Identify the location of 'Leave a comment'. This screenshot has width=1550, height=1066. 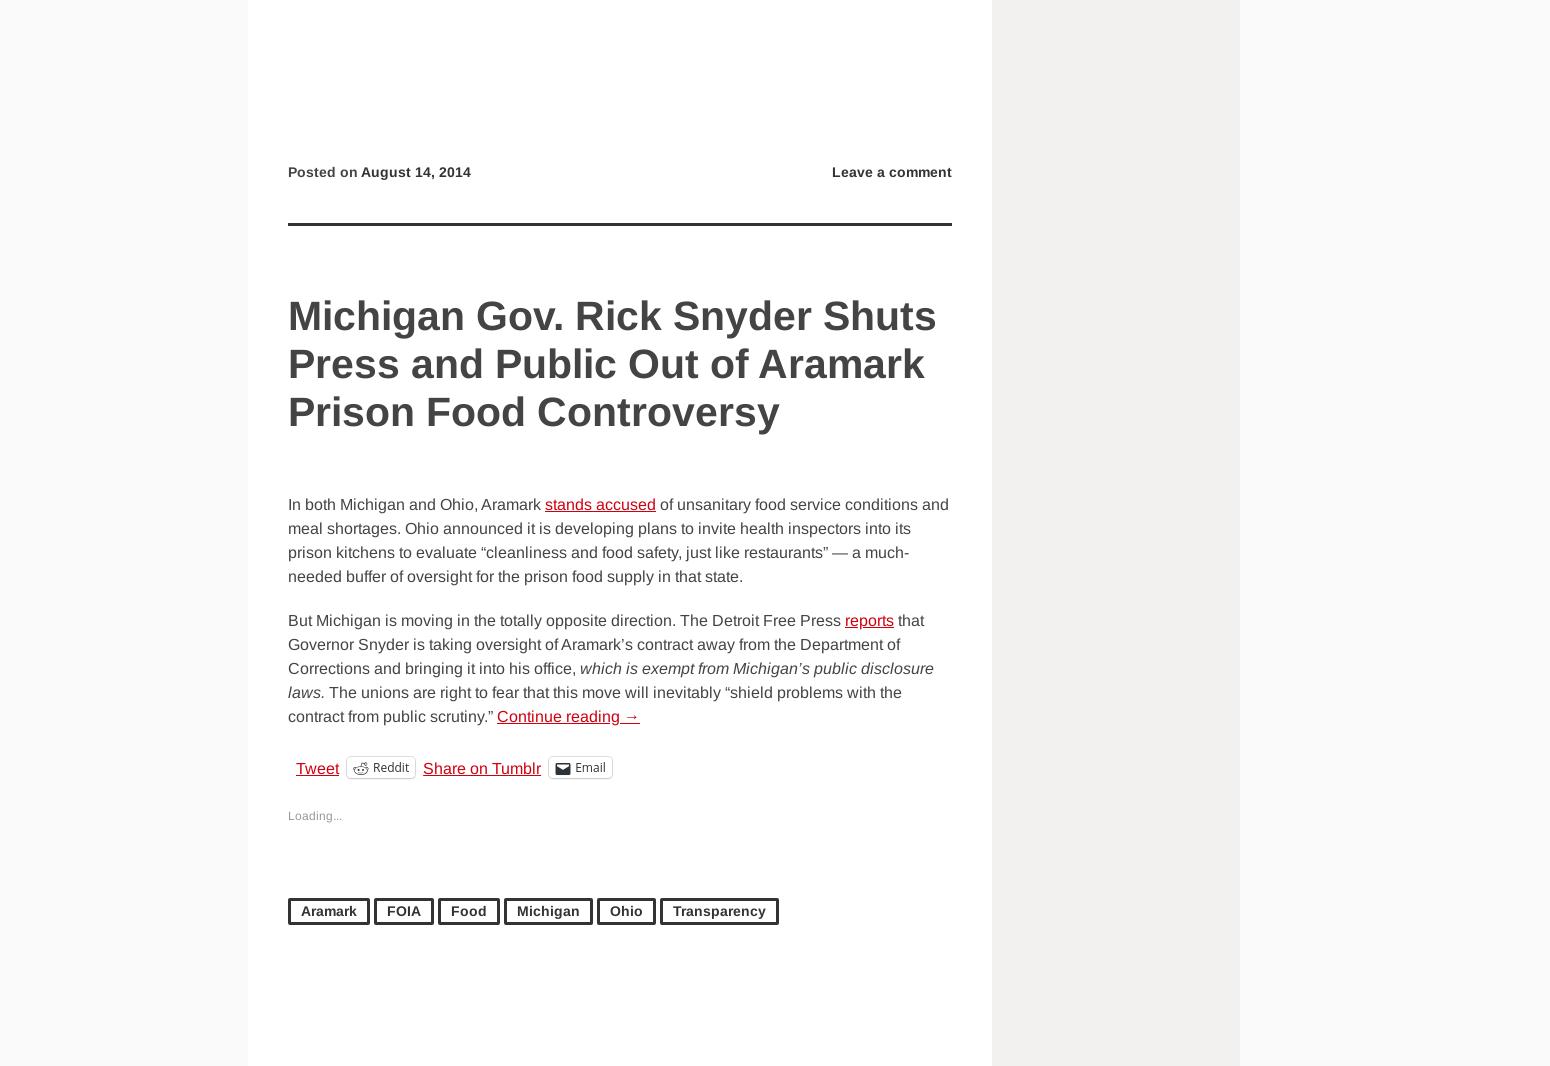
(892, 169).